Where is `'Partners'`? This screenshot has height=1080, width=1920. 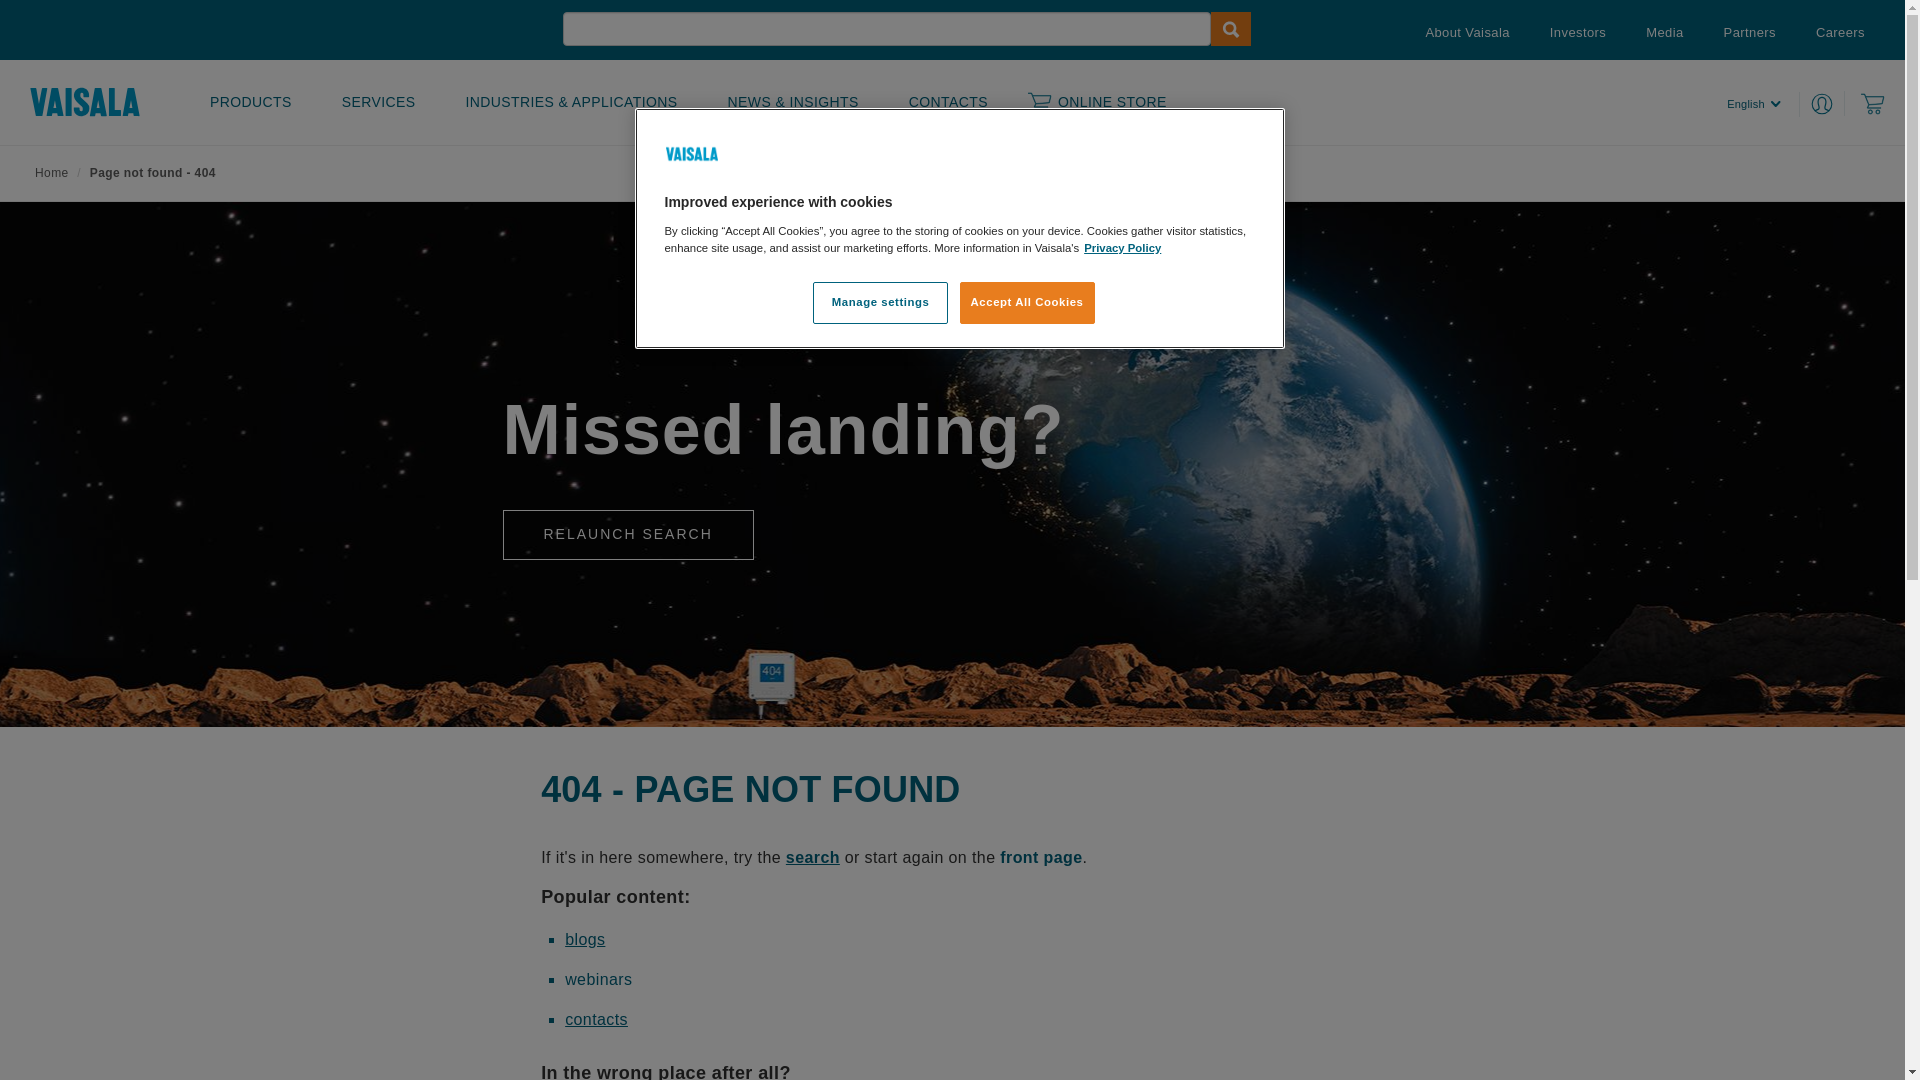 'Partners' is located at coordinates (1749, 33).